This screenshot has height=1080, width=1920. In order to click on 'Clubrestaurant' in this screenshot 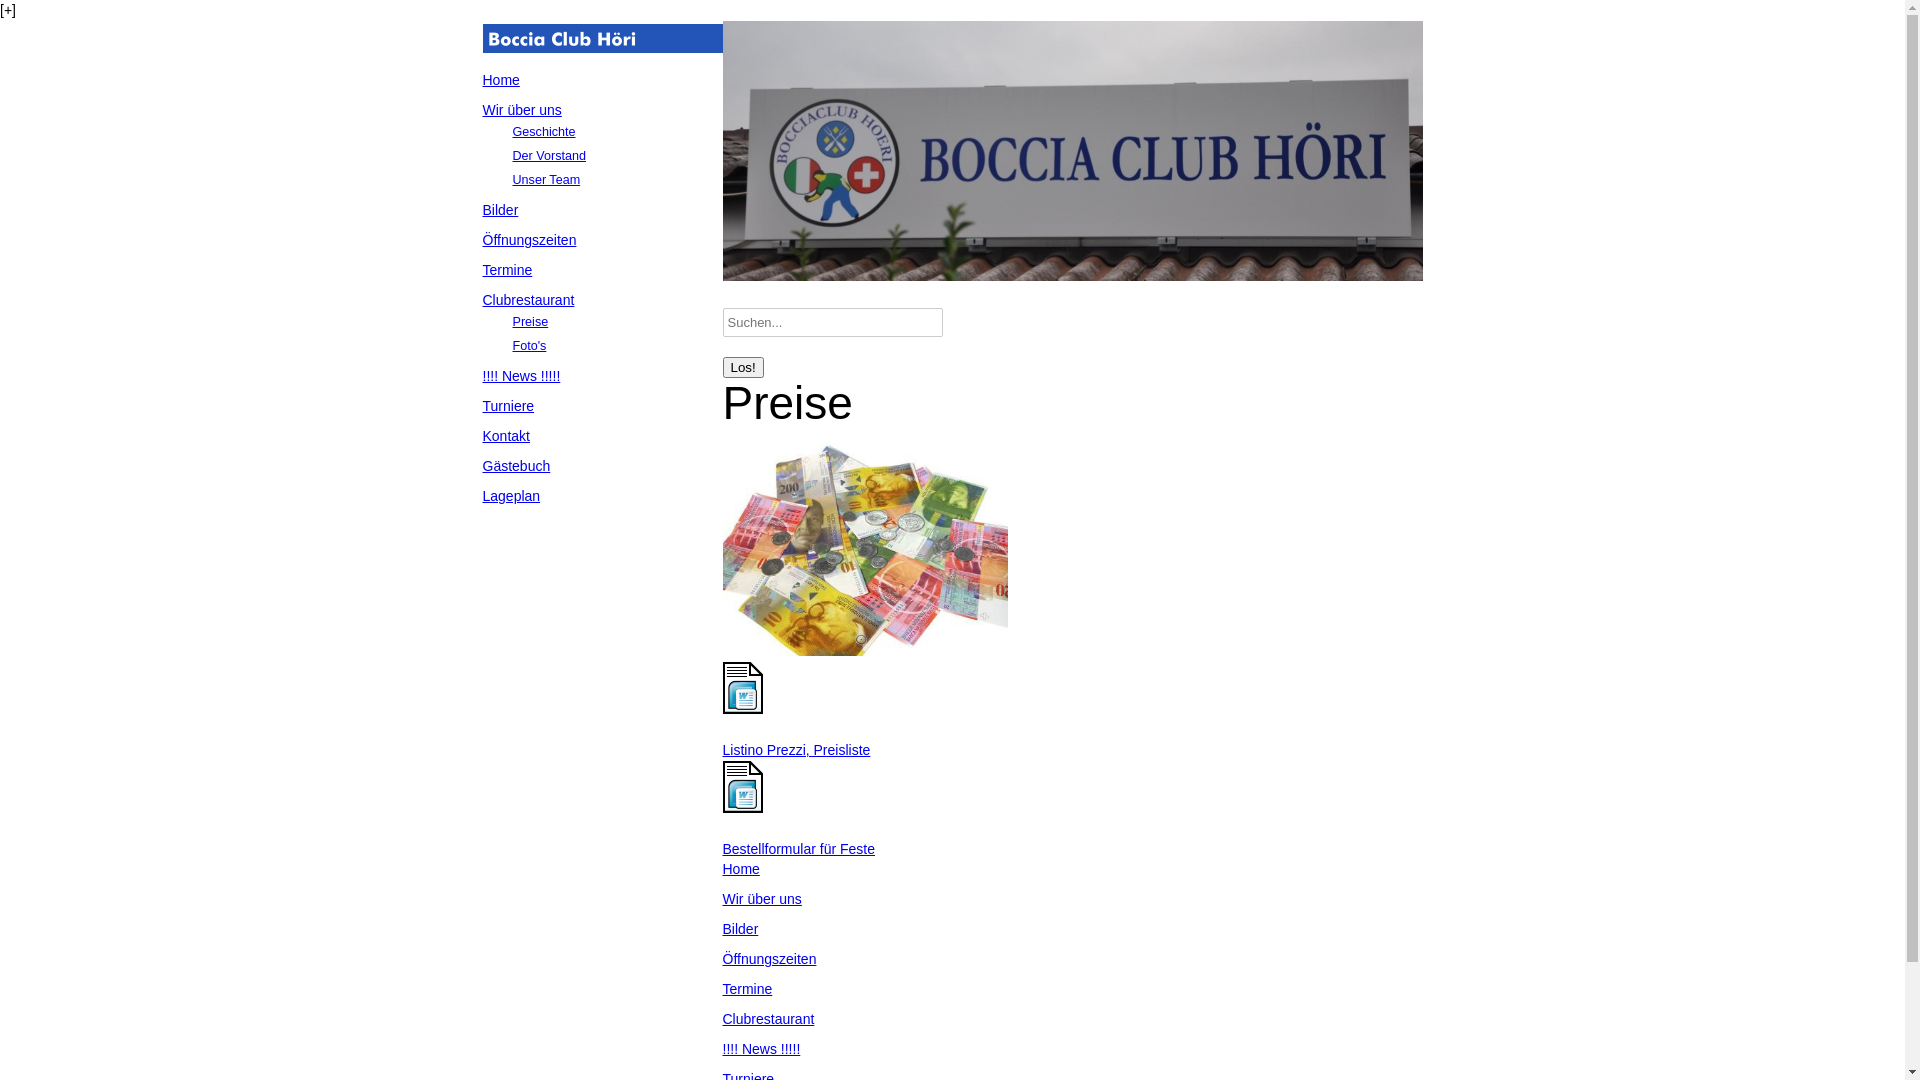, I will do `click(528, 300)`.